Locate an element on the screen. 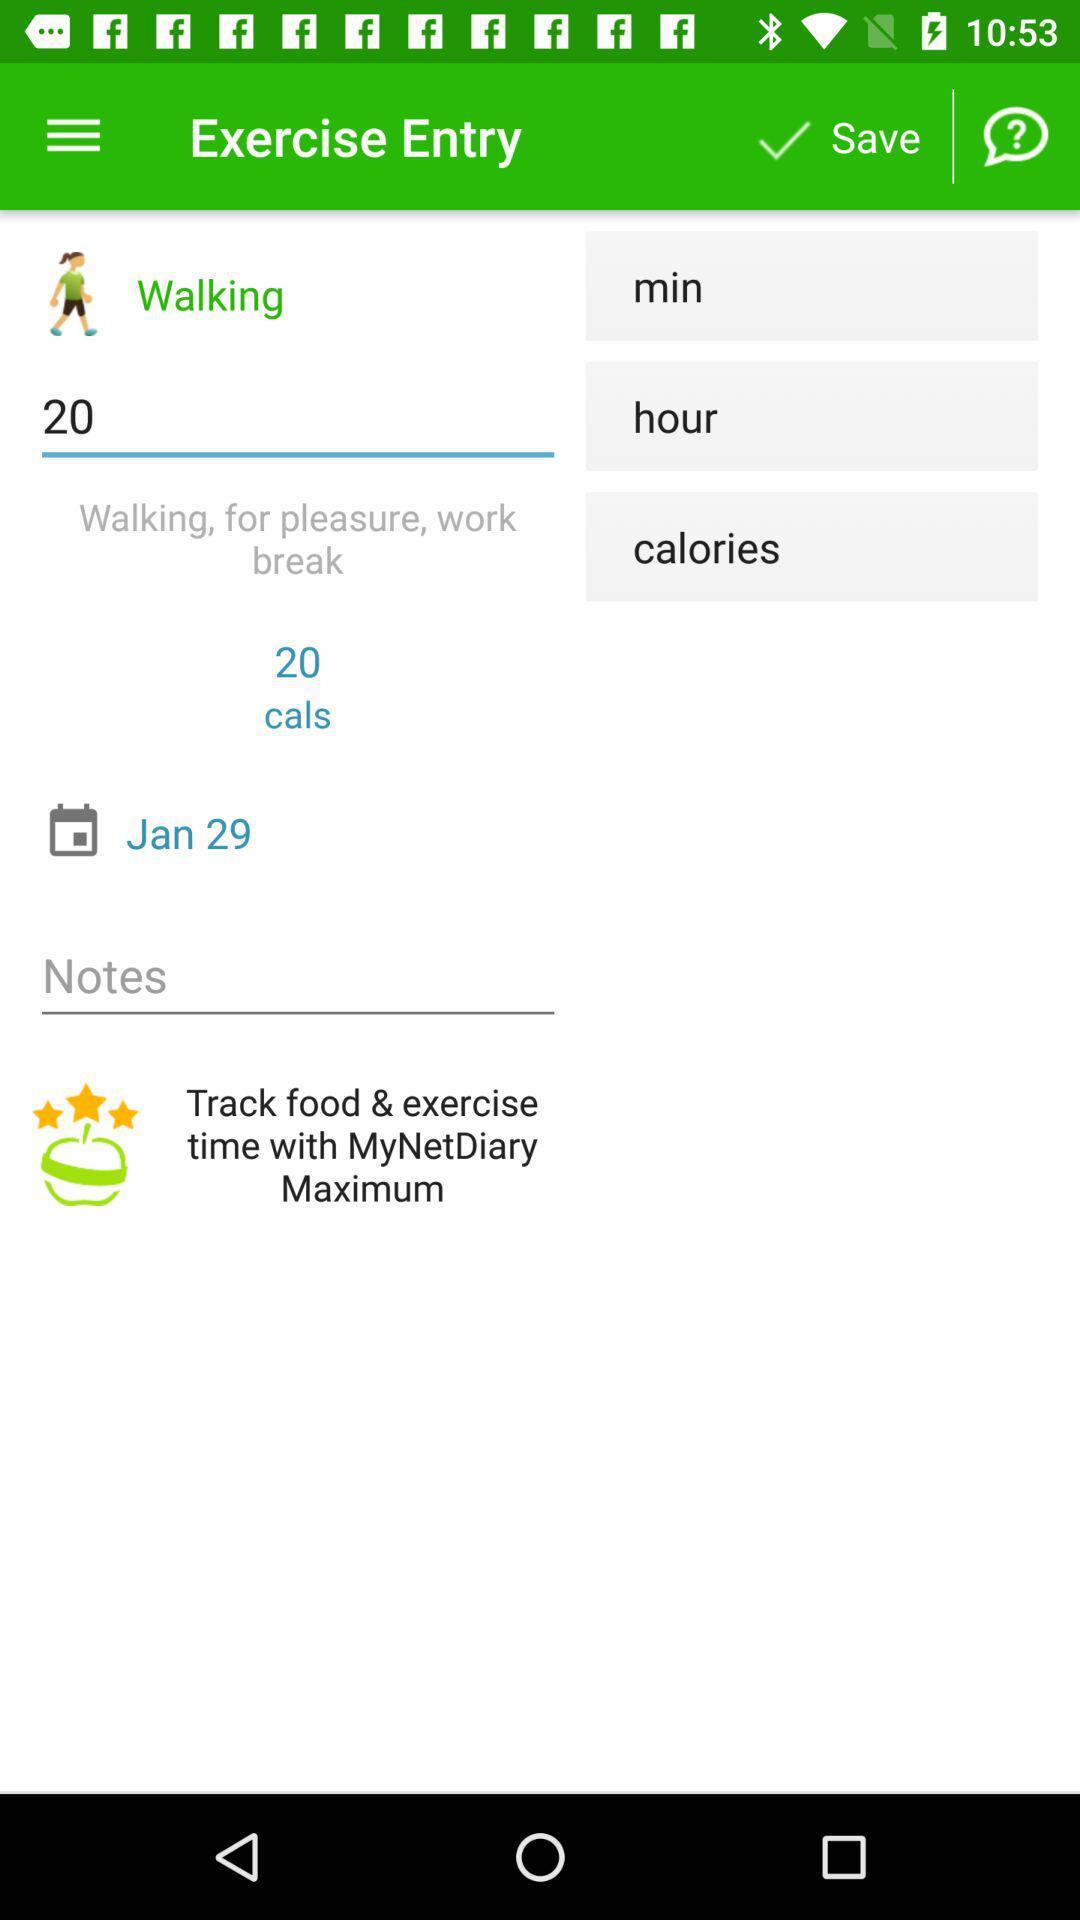  notes is located at coordinates (298, 975).